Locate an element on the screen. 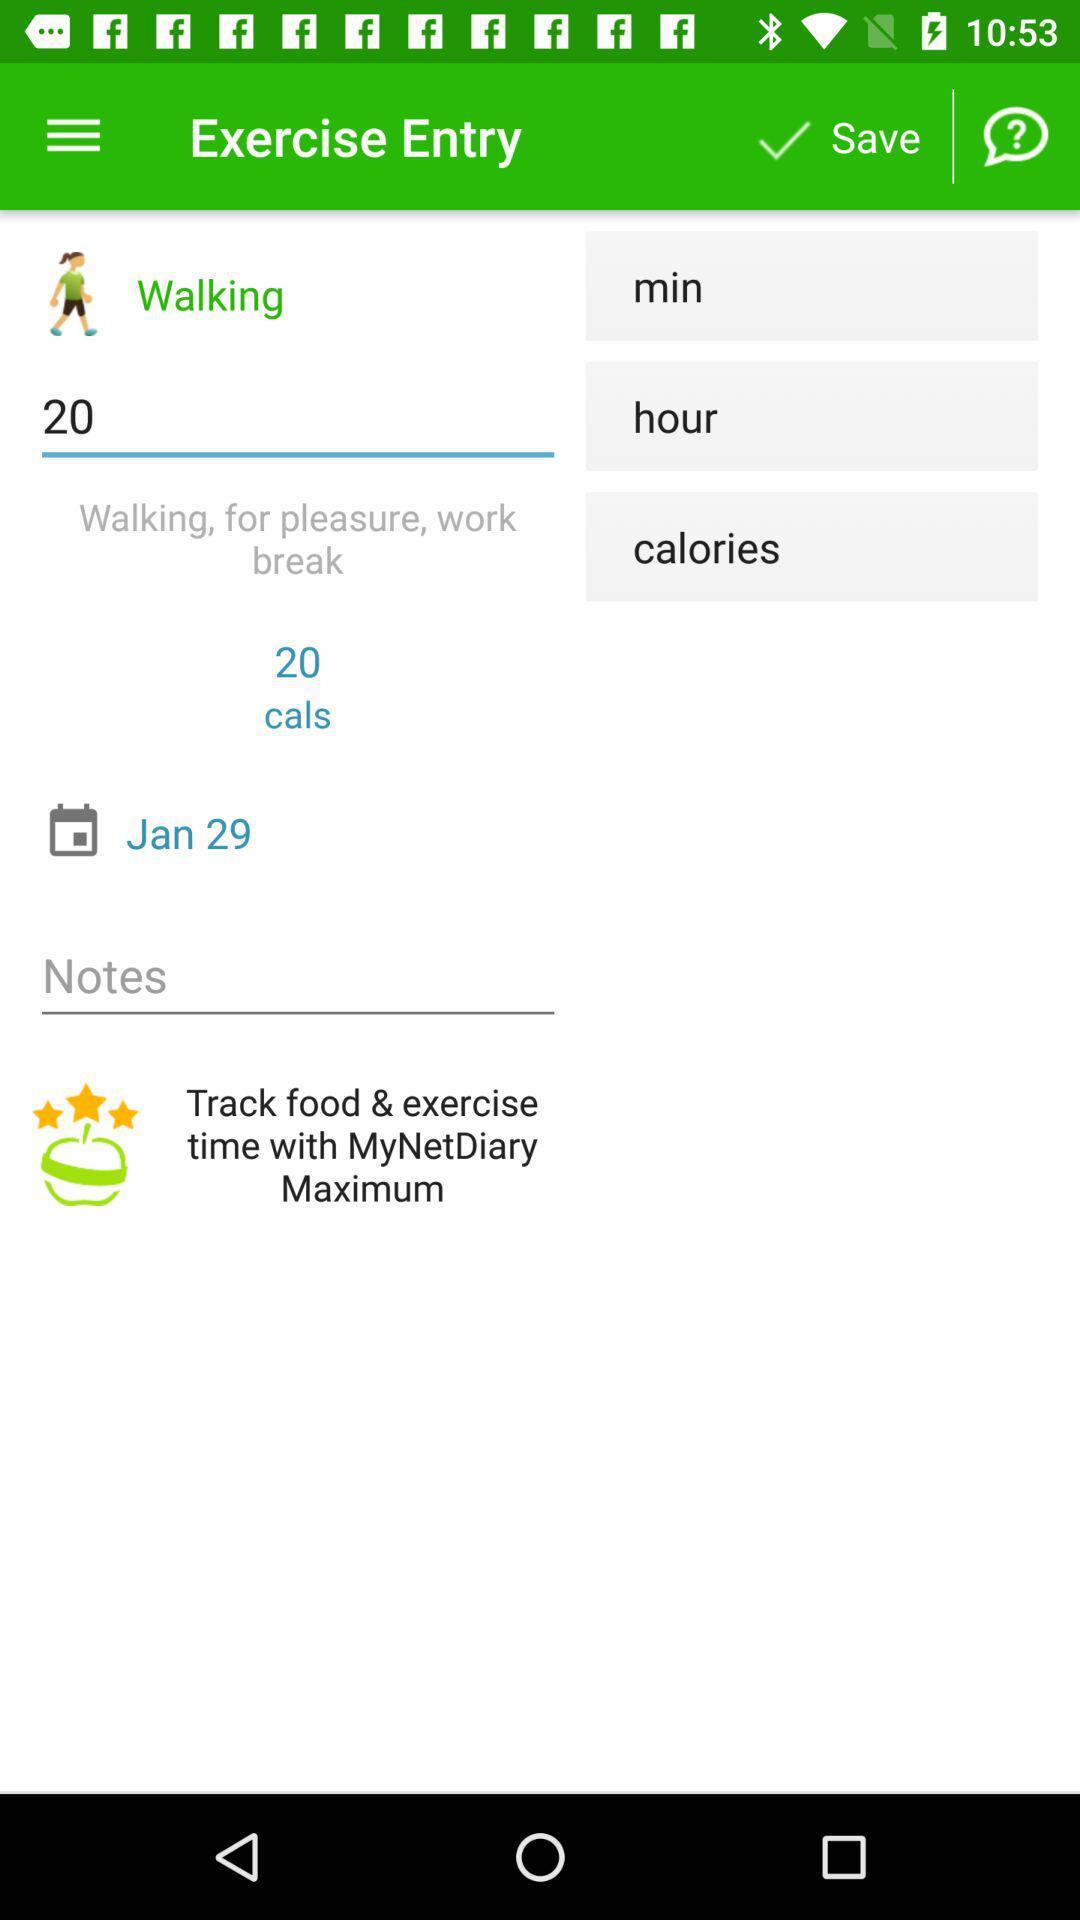  notes is located at coordinates (298, 975).